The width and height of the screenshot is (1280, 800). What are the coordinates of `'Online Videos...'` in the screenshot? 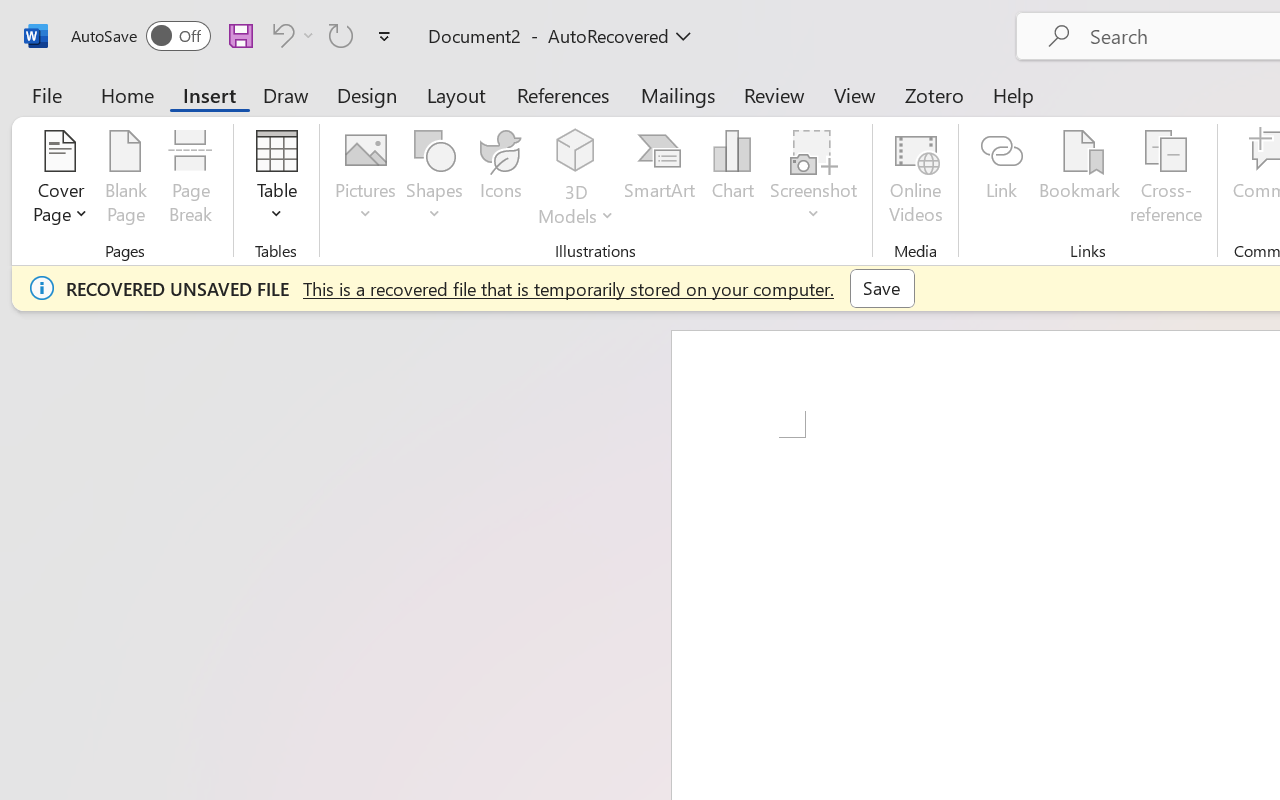 It's located at (914, 179).